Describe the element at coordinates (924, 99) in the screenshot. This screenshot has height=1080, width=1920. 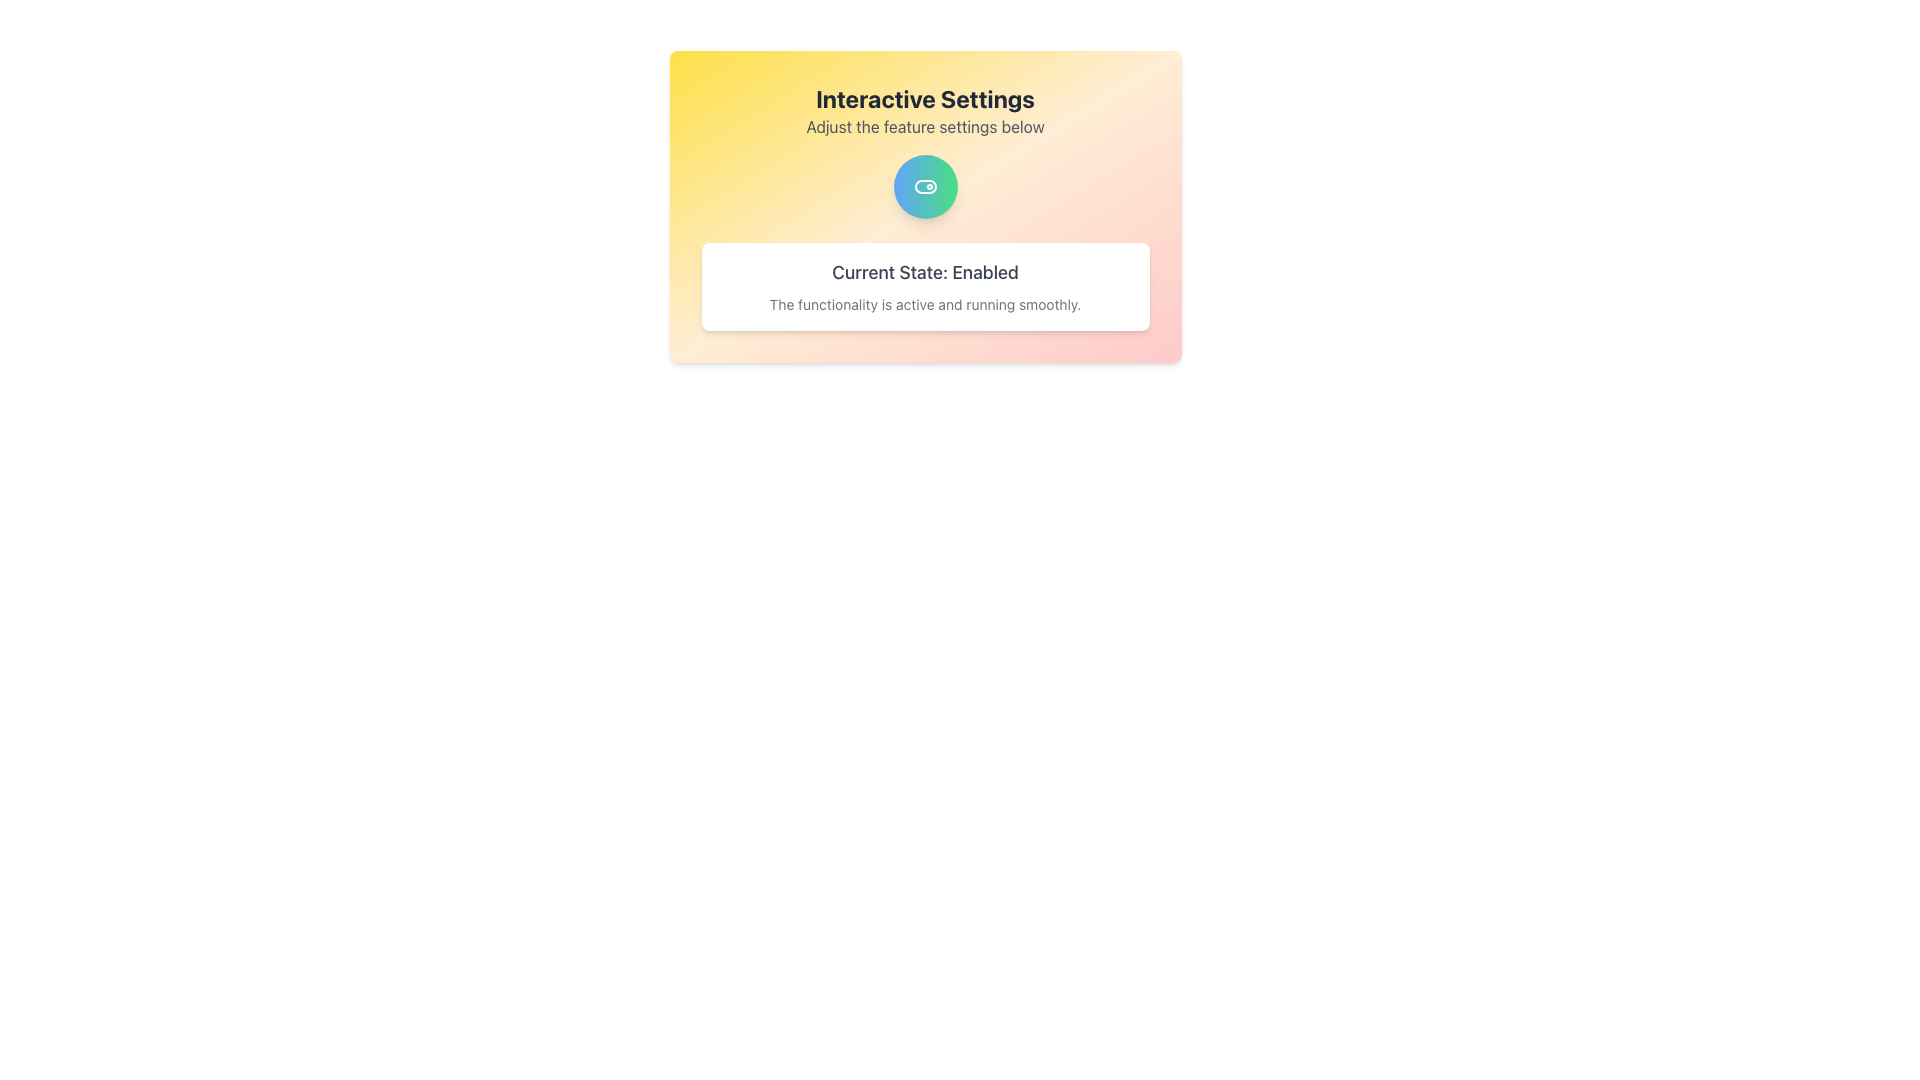
I see `the header text element that serves as a title for the section, located above the text 'Adjust the feature settings below'` at that location.